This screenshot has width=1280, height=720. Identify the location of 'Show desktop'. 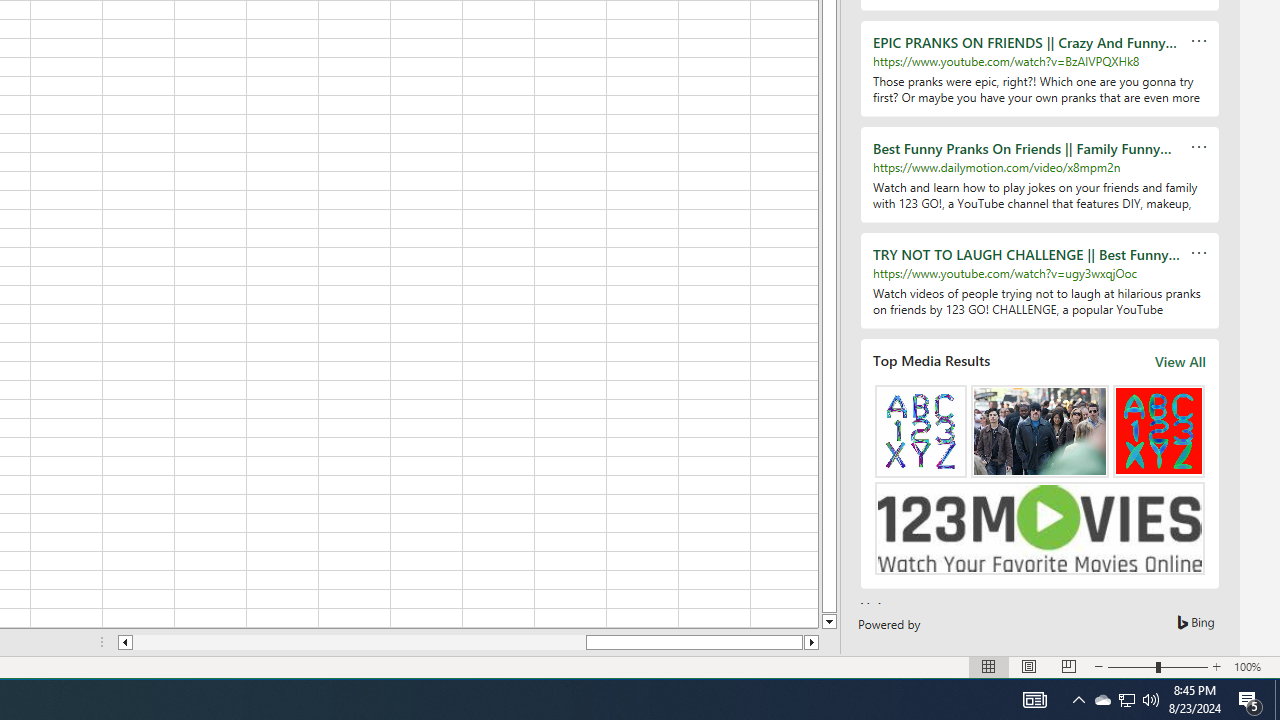
(1276, 698).